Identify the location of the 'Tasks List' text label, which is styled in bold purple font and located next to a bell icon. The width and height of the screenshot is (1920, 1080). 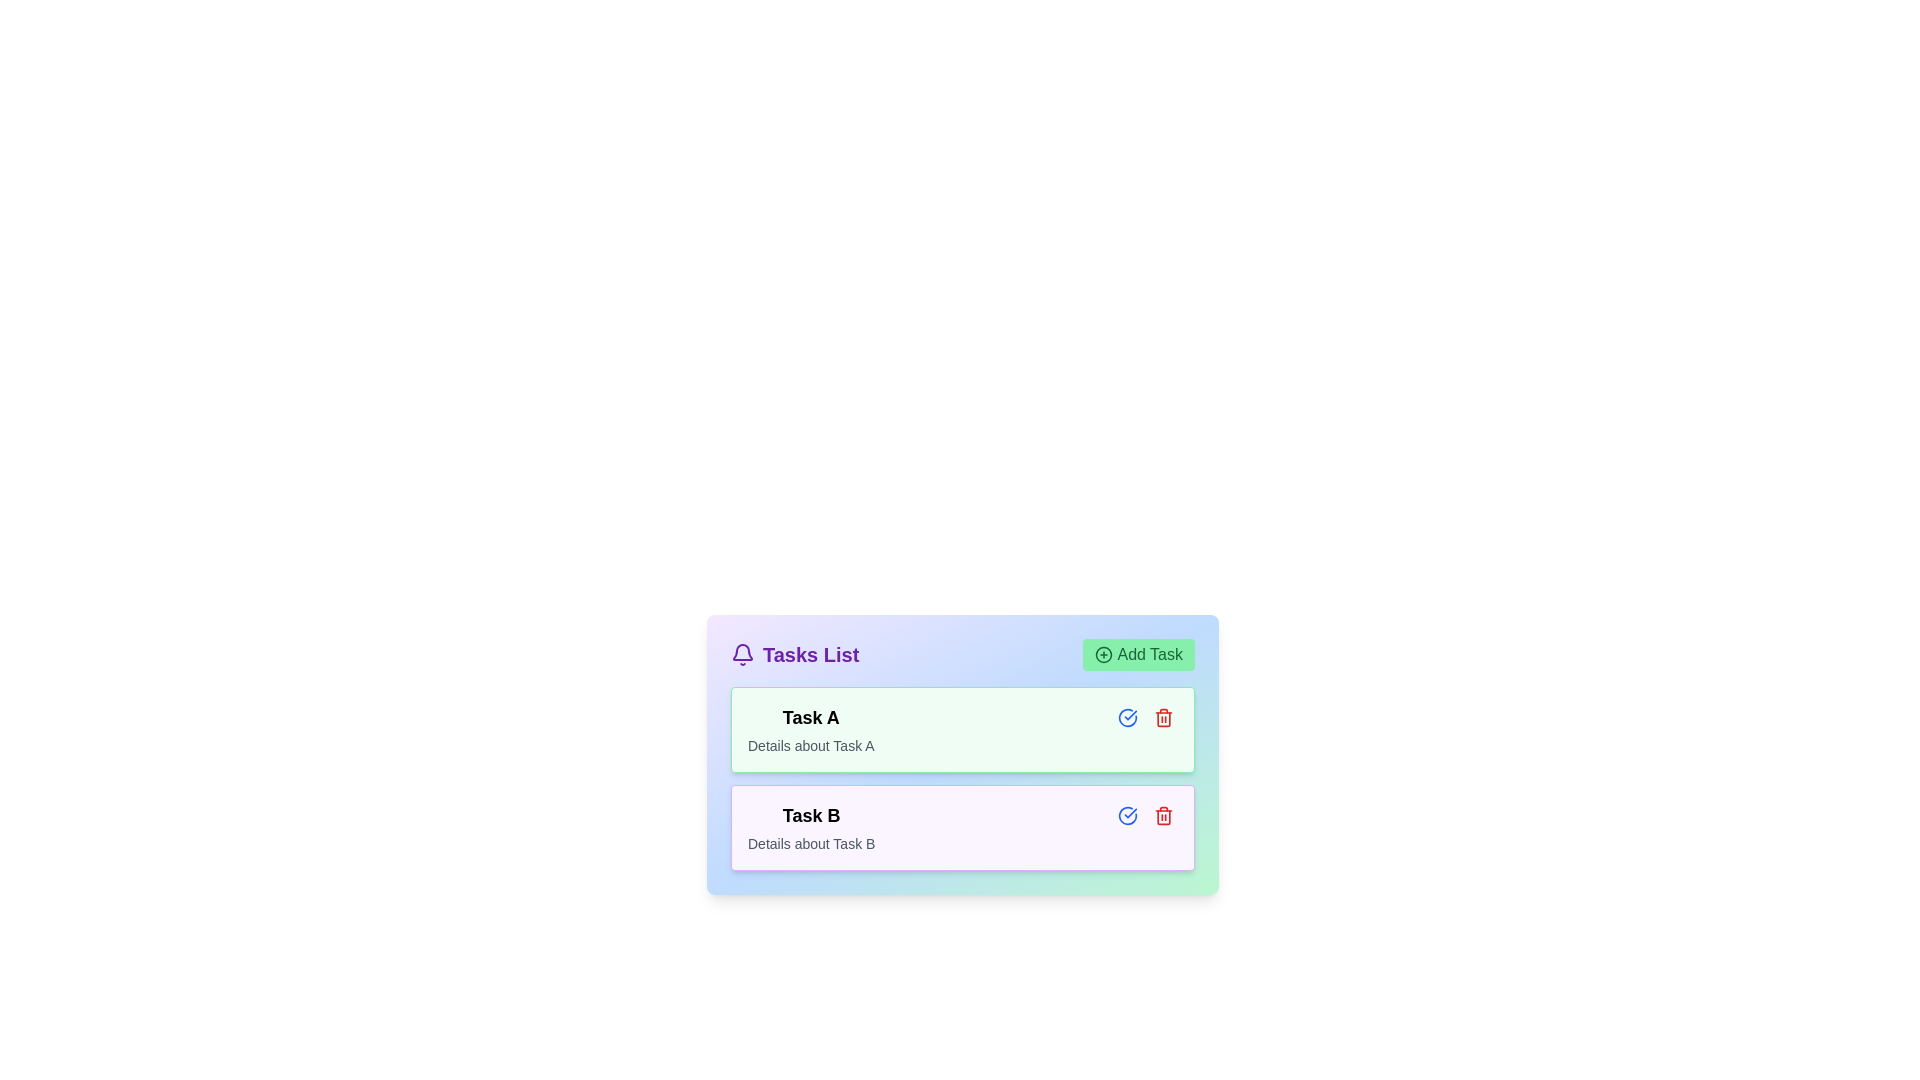
(794, 655).